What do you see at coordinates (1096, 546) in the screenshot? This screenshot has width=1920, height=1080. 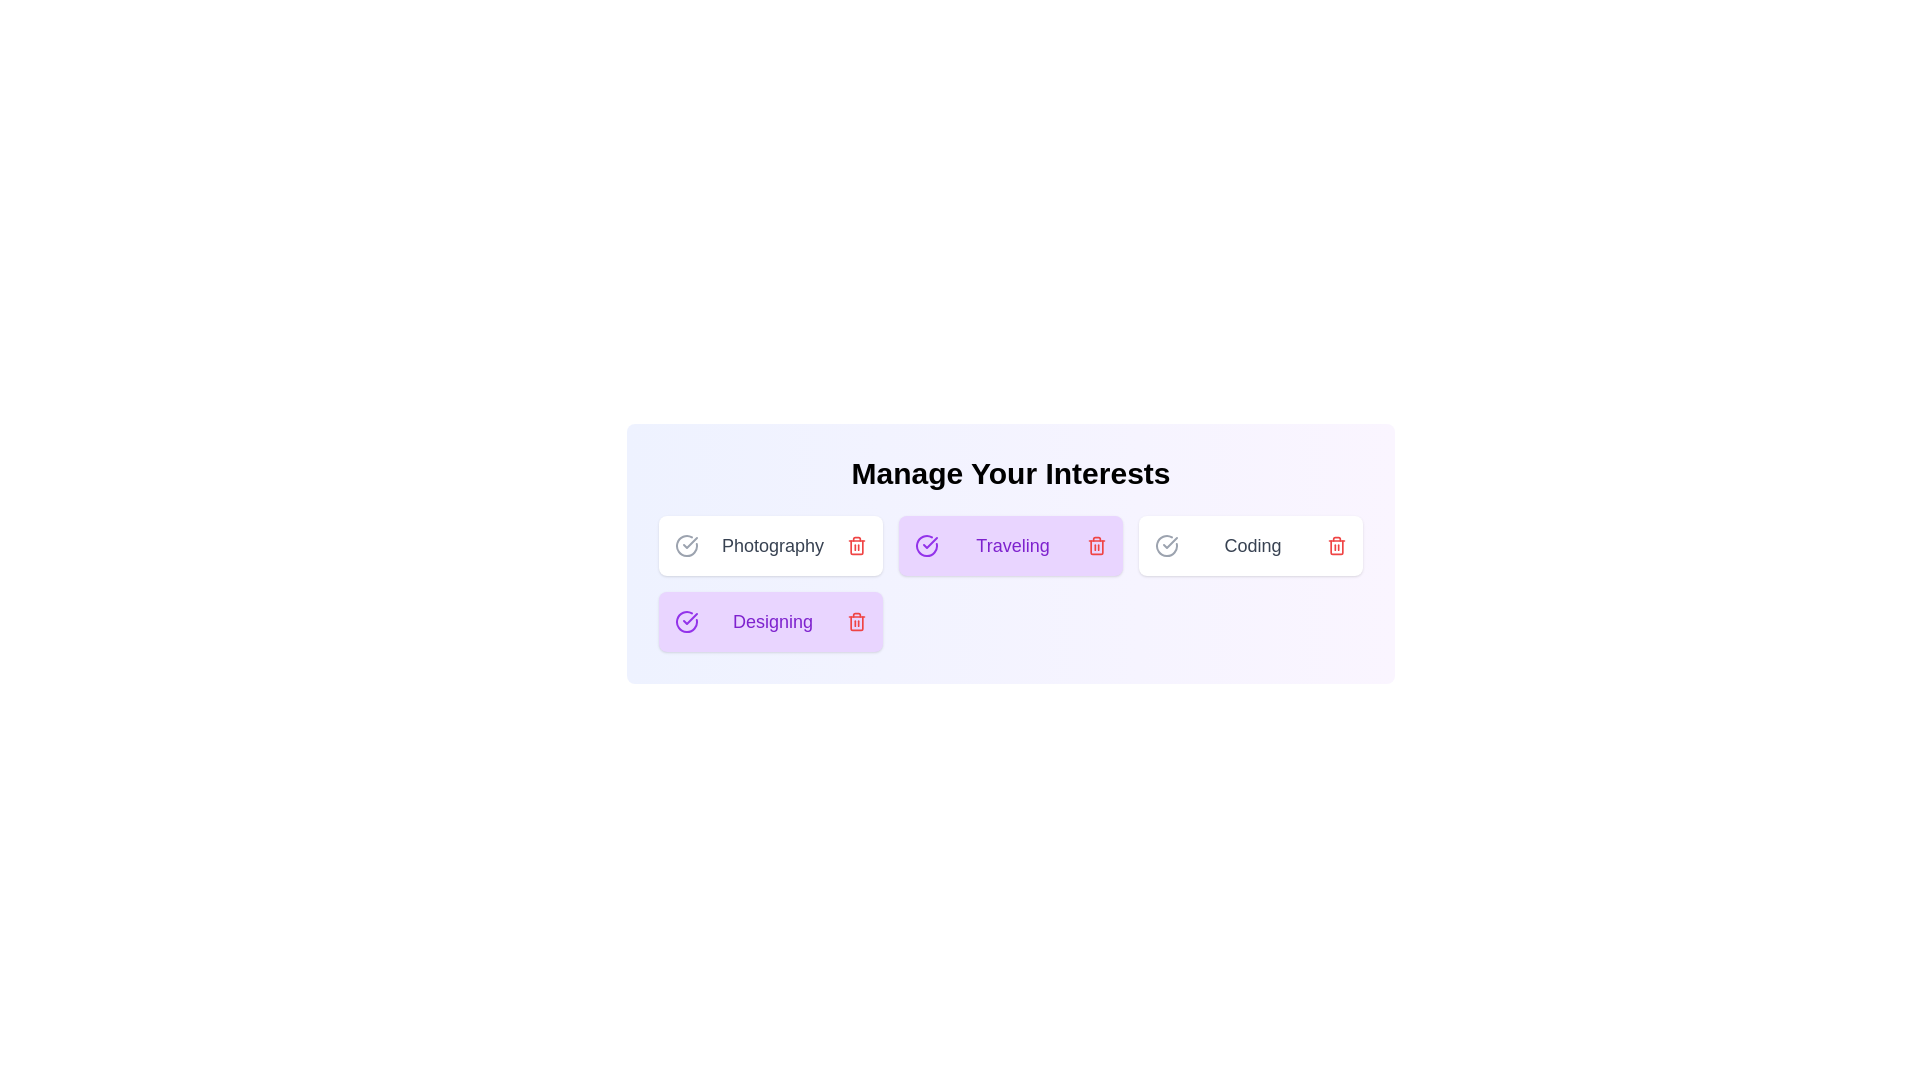 I see `delete icon for the chip labeled 'Traveling' to remove it` at bounding box center [1096, 546].